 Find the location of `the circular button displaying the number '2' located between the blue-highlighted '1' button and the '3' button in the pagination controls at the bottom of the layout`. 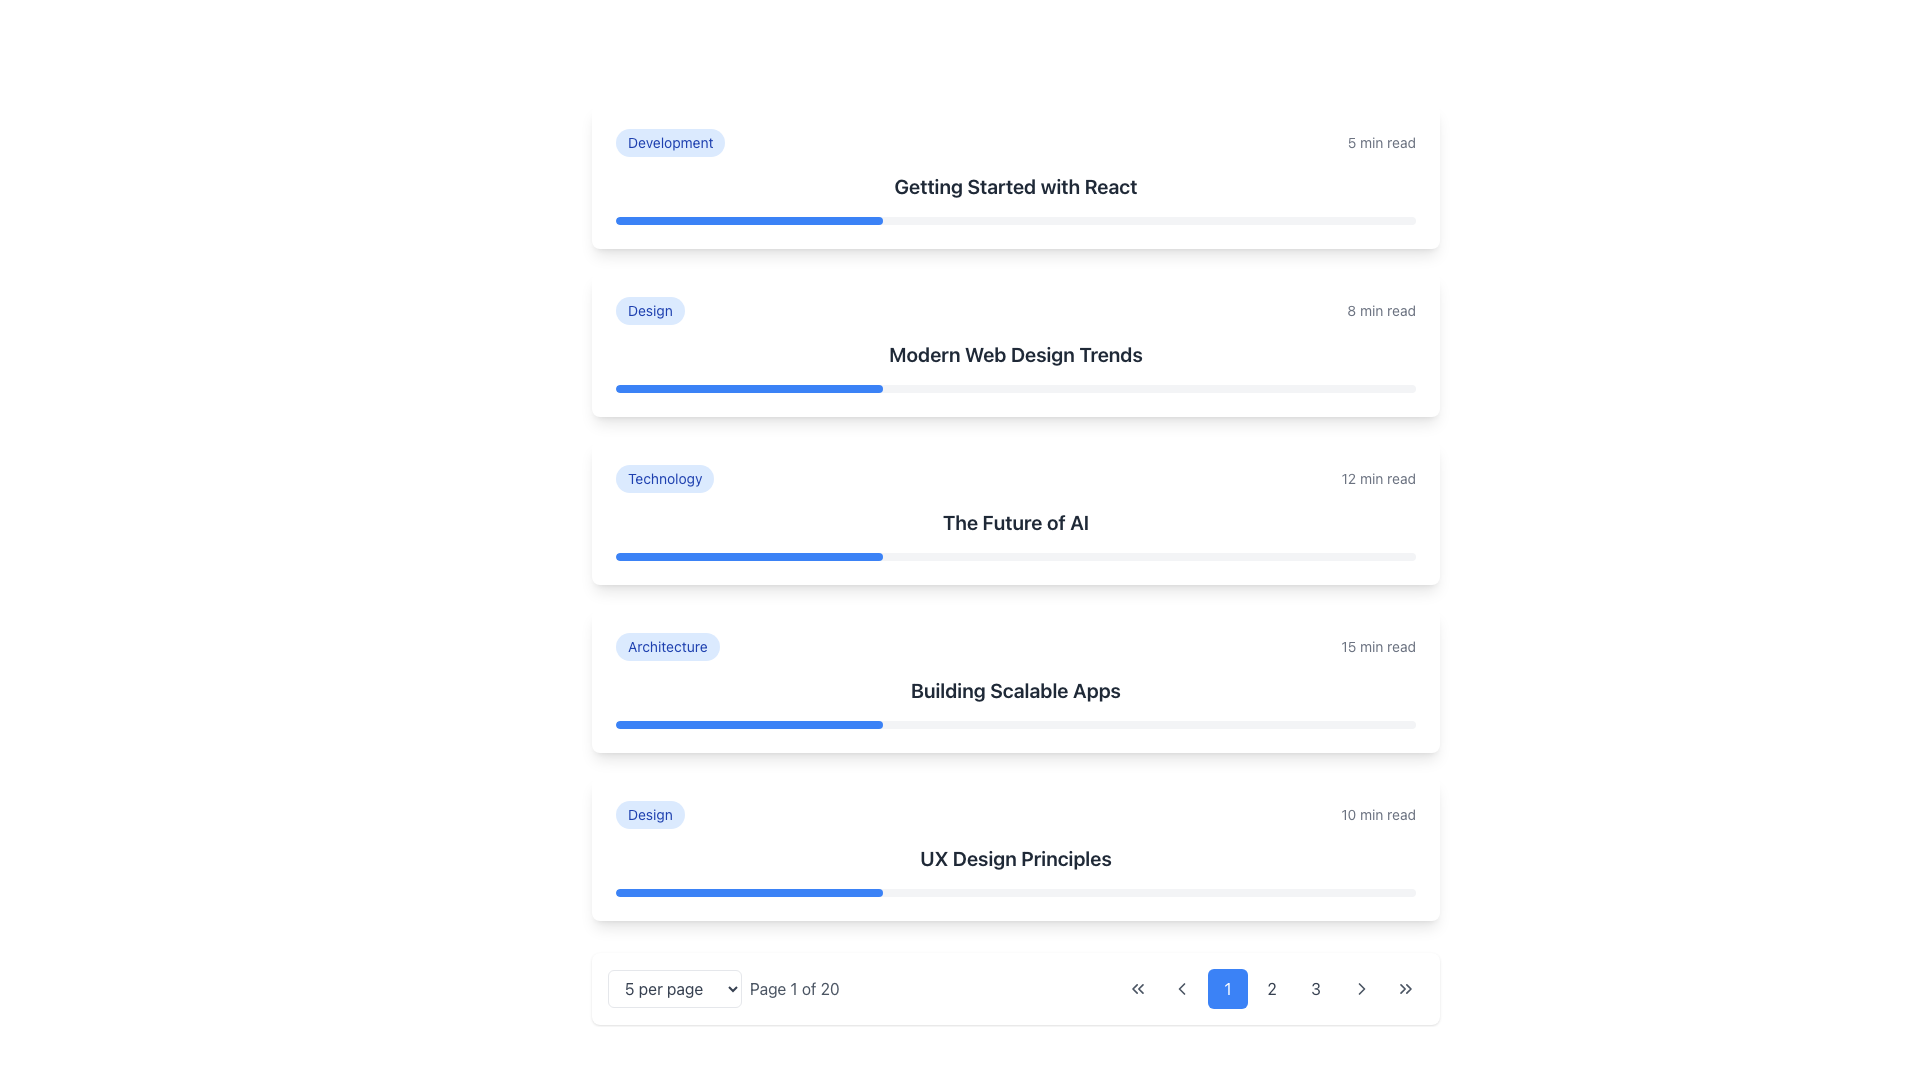

the circular button displaying the number '2' located between the blue-highlighted '1' button and the '3' button in the pagination controls at the bottom of the layout is located at coordinates (1271, 987).